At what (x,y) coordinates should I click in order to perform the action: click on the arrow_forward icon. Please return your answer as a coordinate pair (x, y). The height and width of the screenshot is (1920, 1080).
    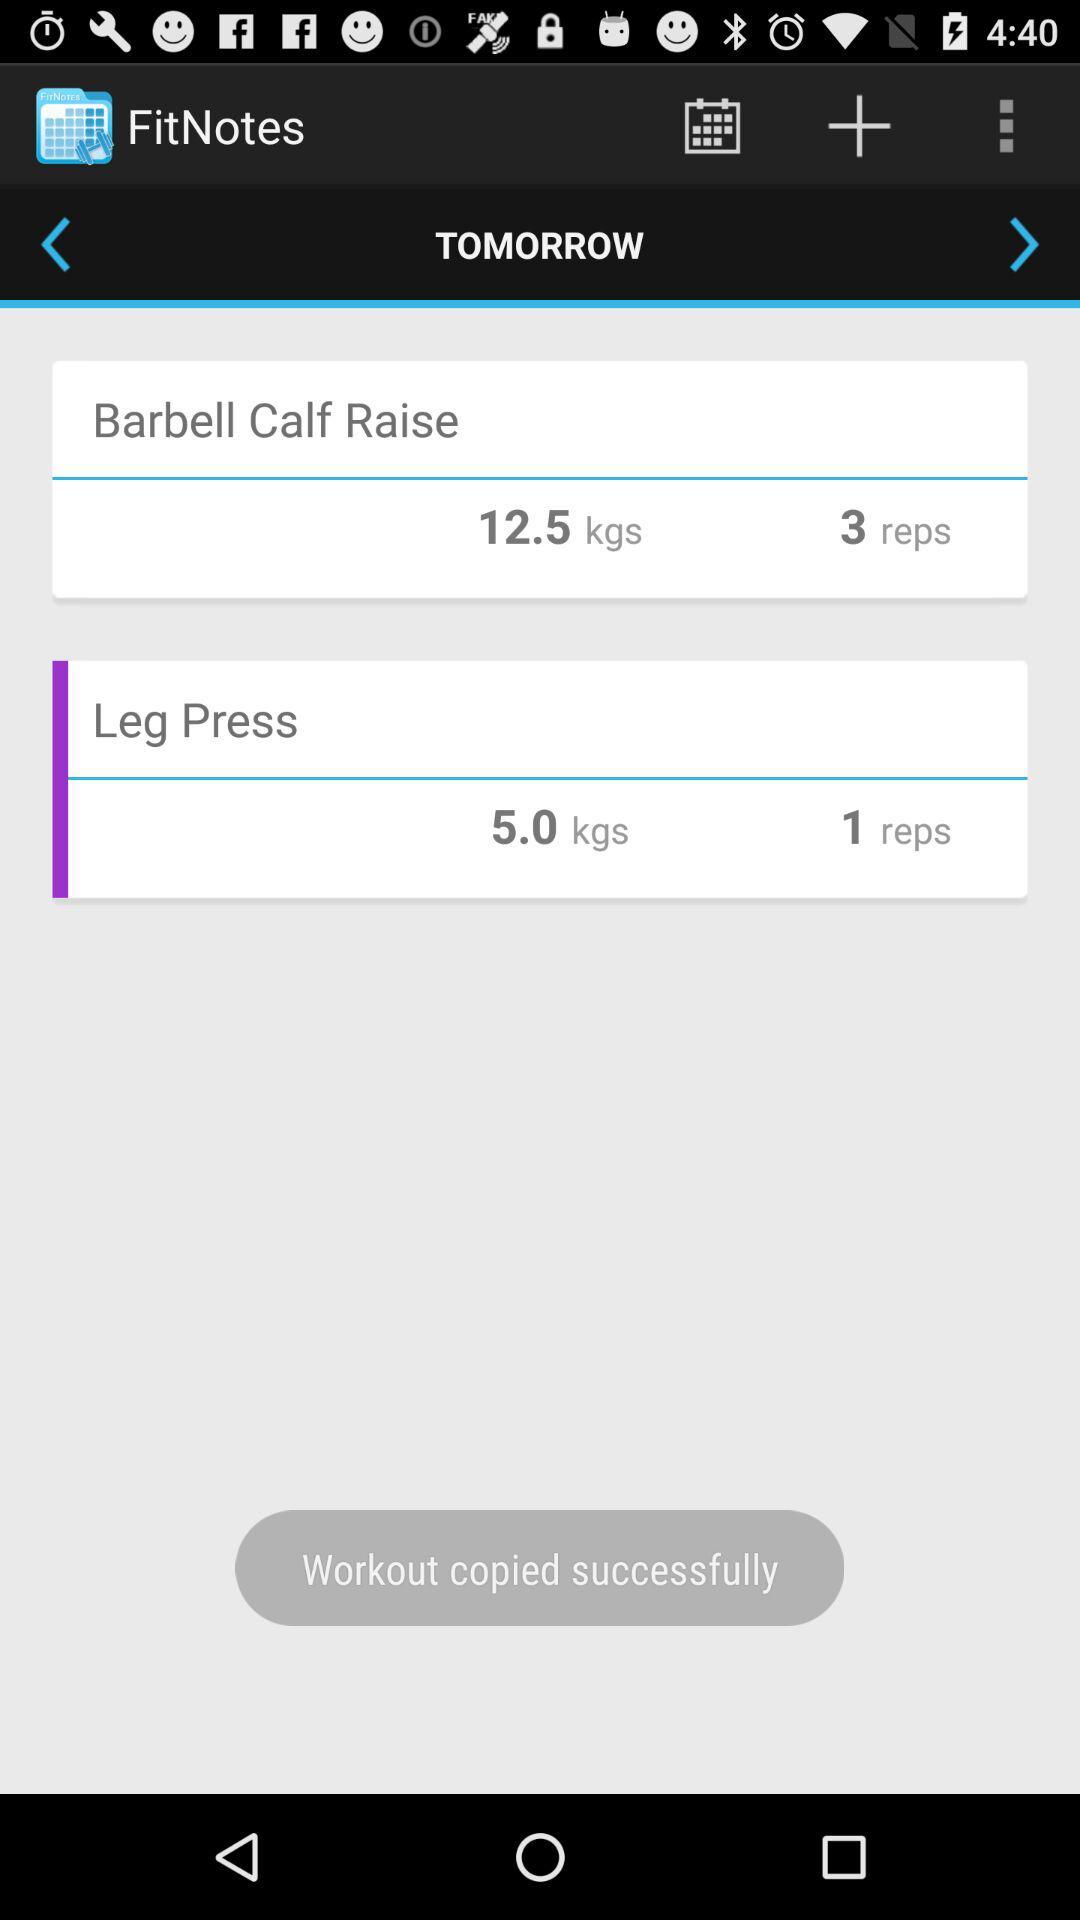
    Looking at the image, I should click on (1024, 260).